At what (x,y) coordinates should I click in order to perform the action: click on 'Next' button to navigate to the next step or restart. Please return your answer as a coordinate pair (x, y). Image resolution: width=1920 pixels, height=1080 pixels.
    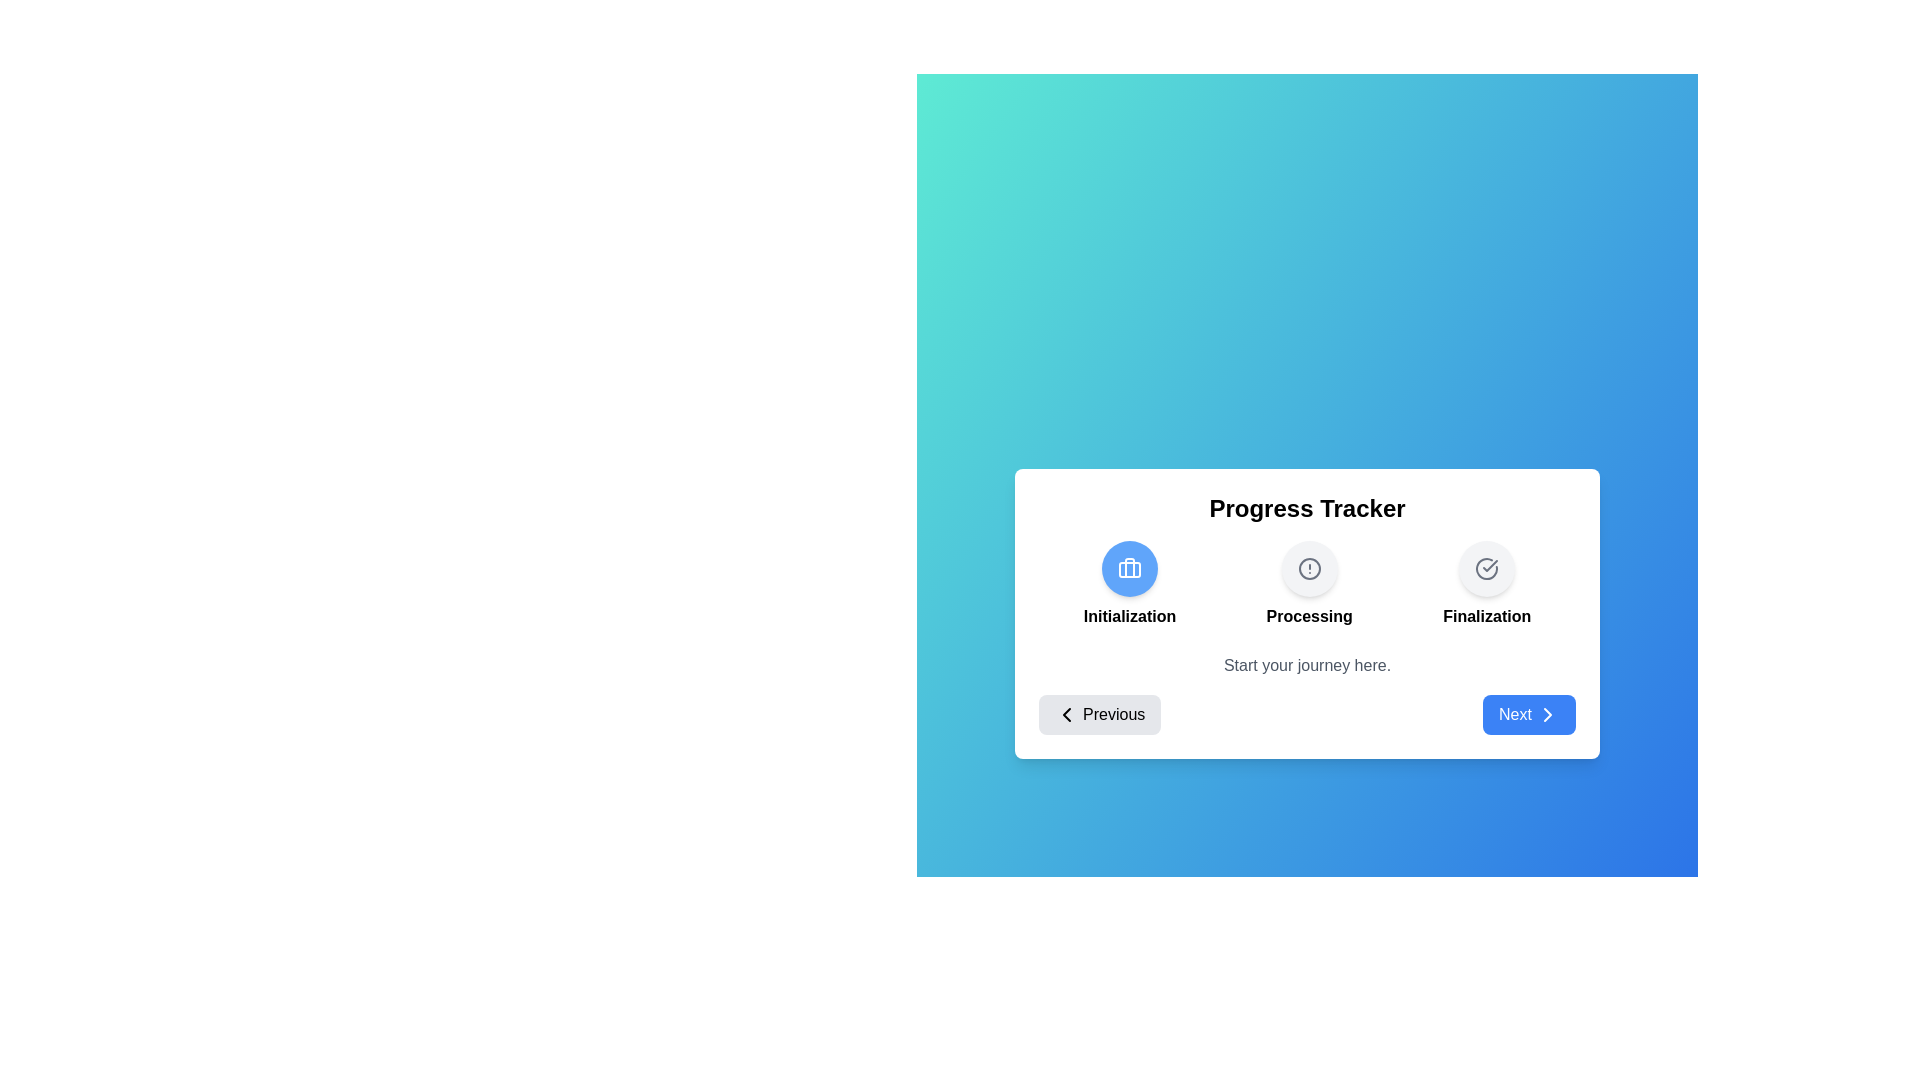
    Looking at the image, I should click on (1528, 713).